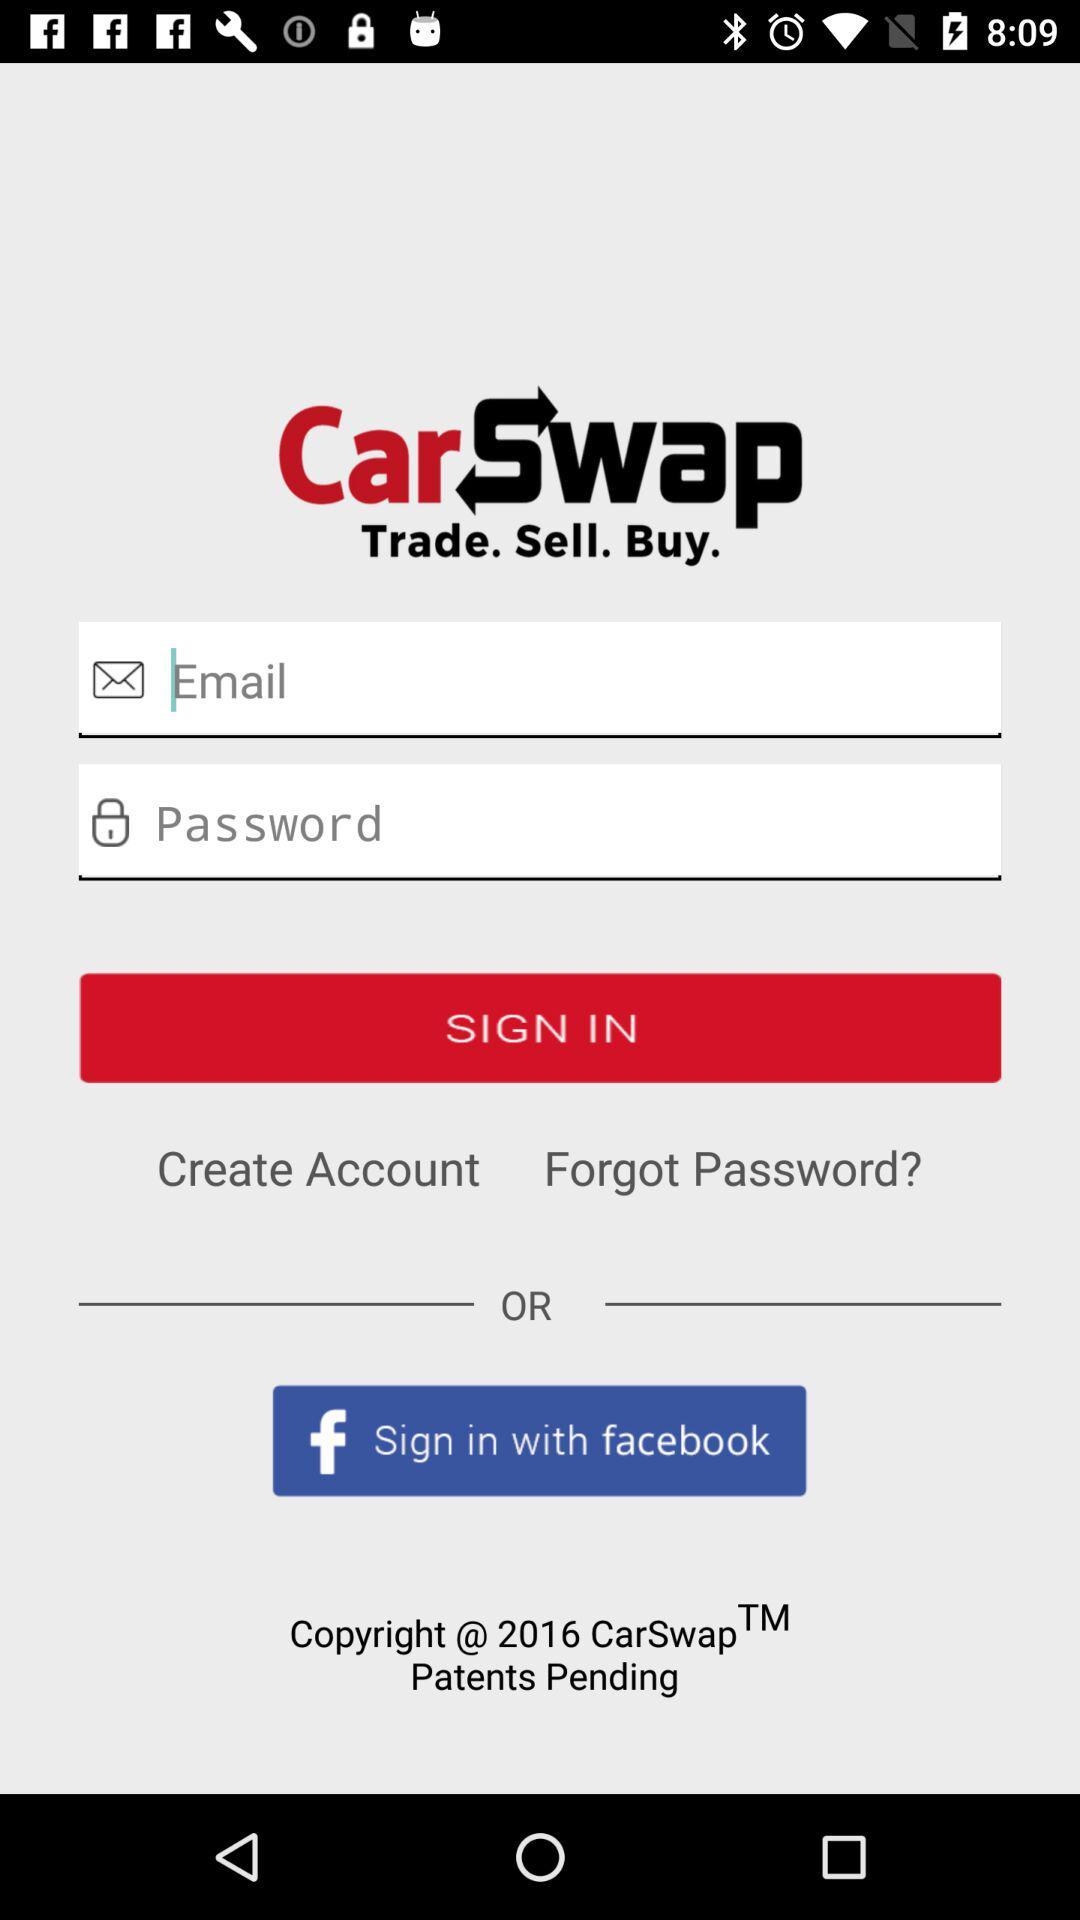 This screenshot has height=1920, width=1080. What do you see at coordinates (540, 679) in the screenshot?
I see `email entry box` at bounding box center [540, 679].